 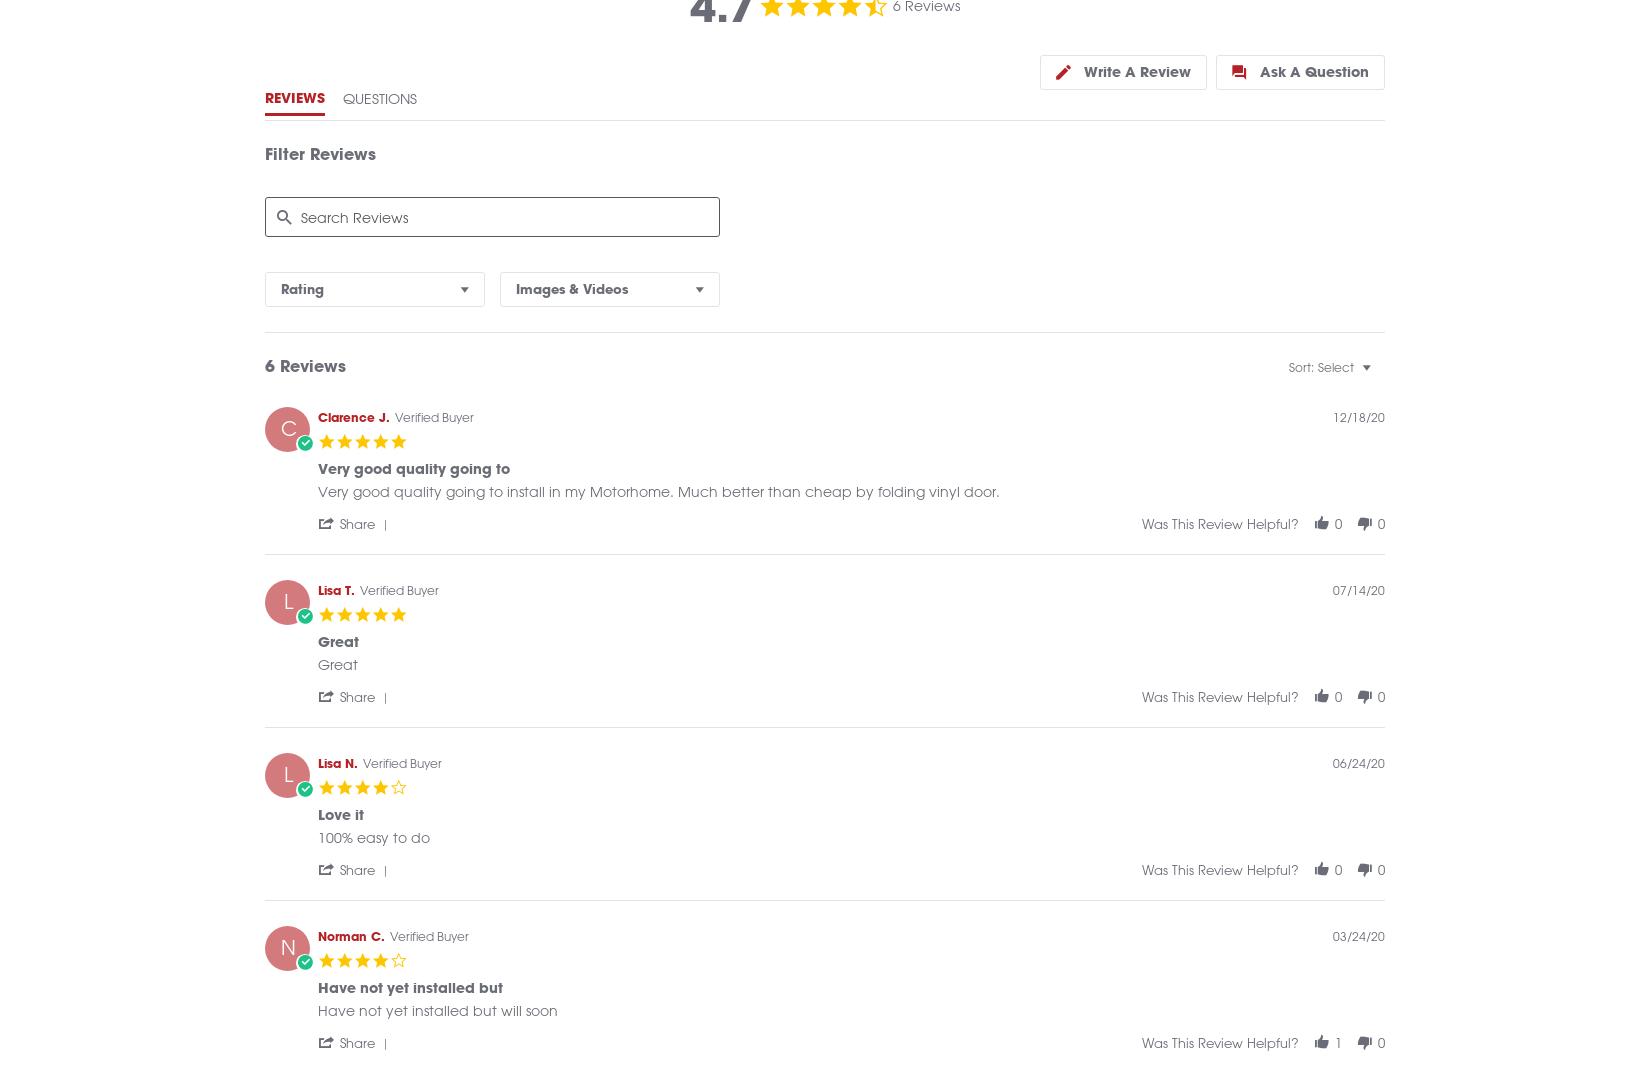 What do you see at coordinates (658, 512) in the screenshot?
I see `'Very good quality going to install in my Motorhome. Much better than cheap by folding vinyl door.'` at bounding box center [658, 512].